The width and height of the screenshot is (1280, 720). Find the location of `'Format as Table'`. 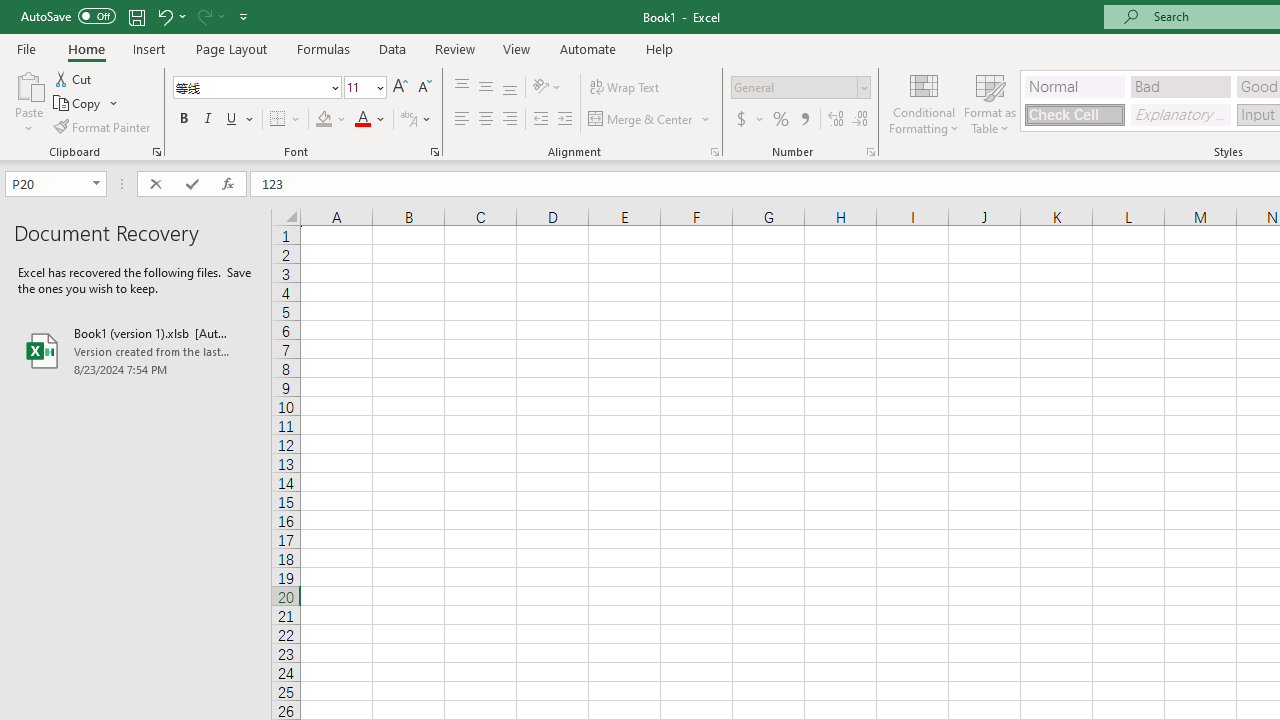

'Format as Table' is located at coordinates (990, 103).